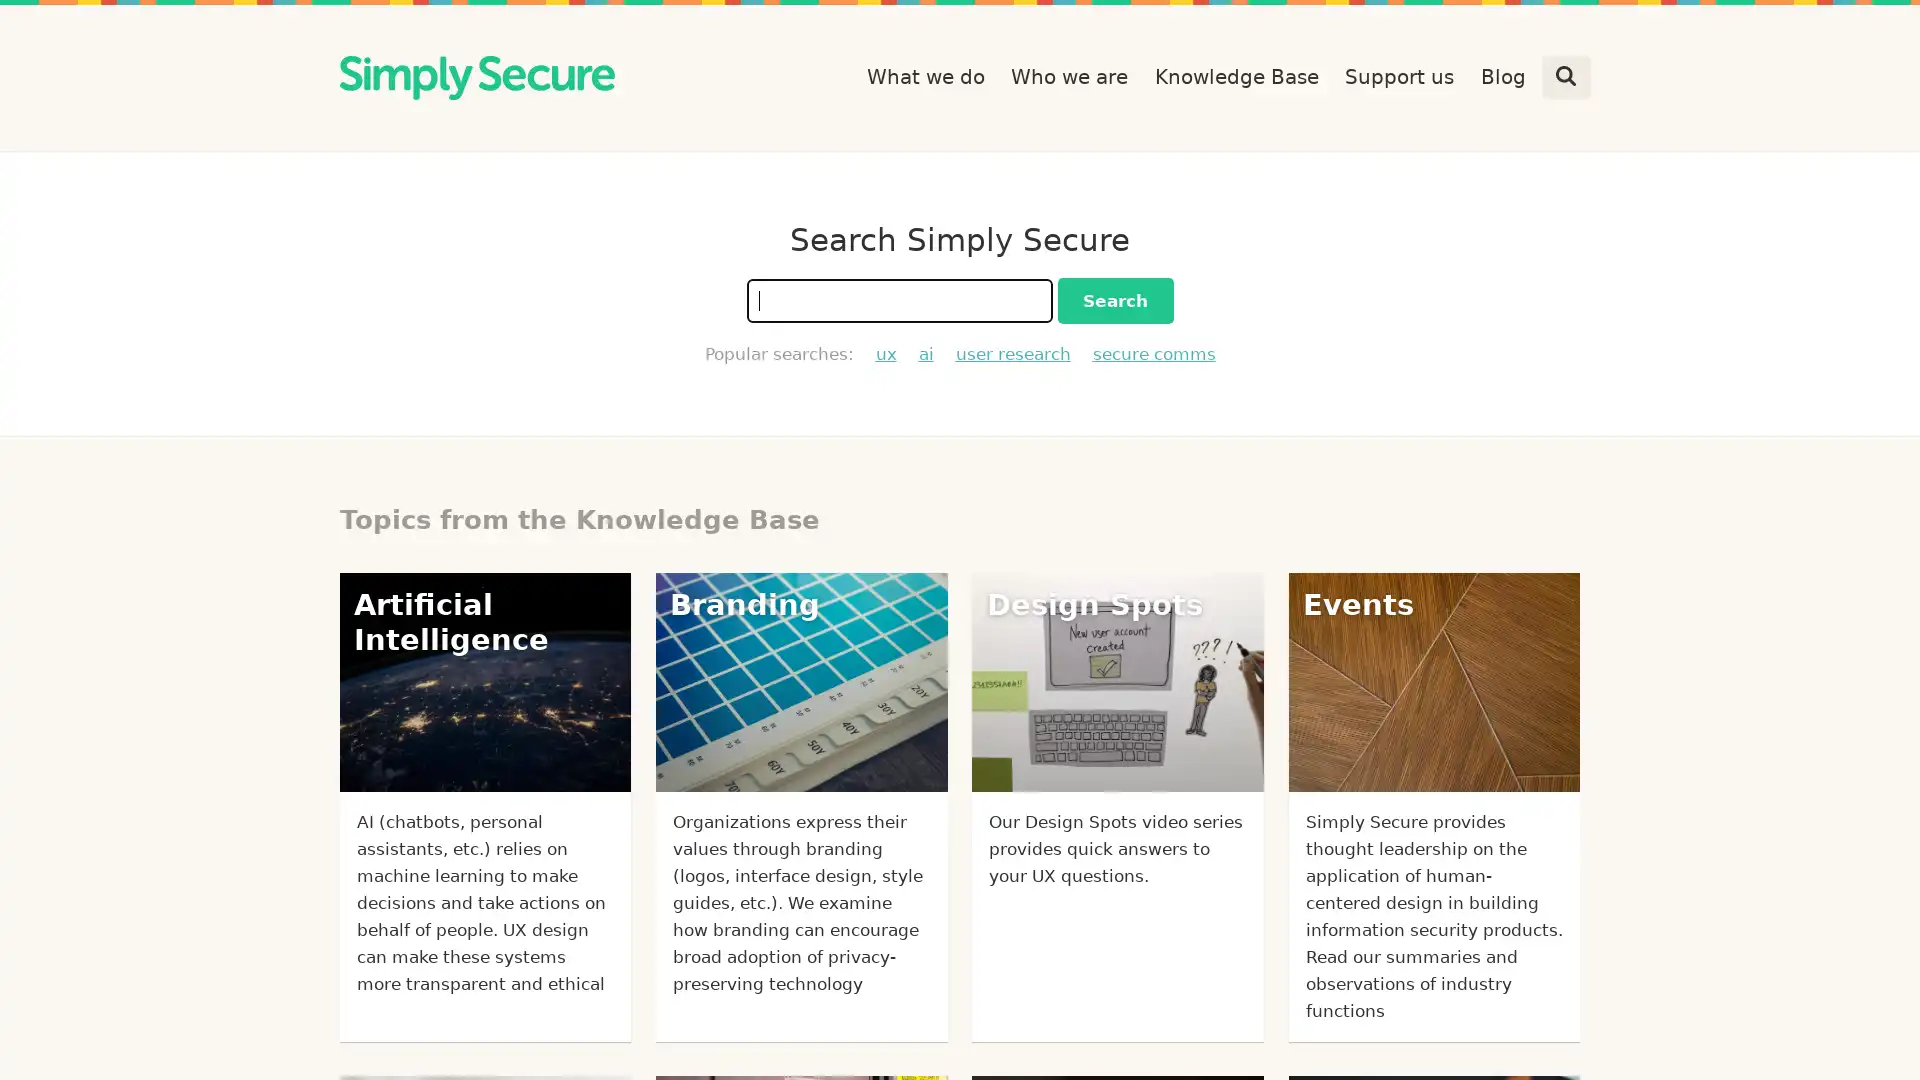  What do you see at coordinates (1113, 300) in the screenshot?
I see `Search` at bounding box center [1113, 300].